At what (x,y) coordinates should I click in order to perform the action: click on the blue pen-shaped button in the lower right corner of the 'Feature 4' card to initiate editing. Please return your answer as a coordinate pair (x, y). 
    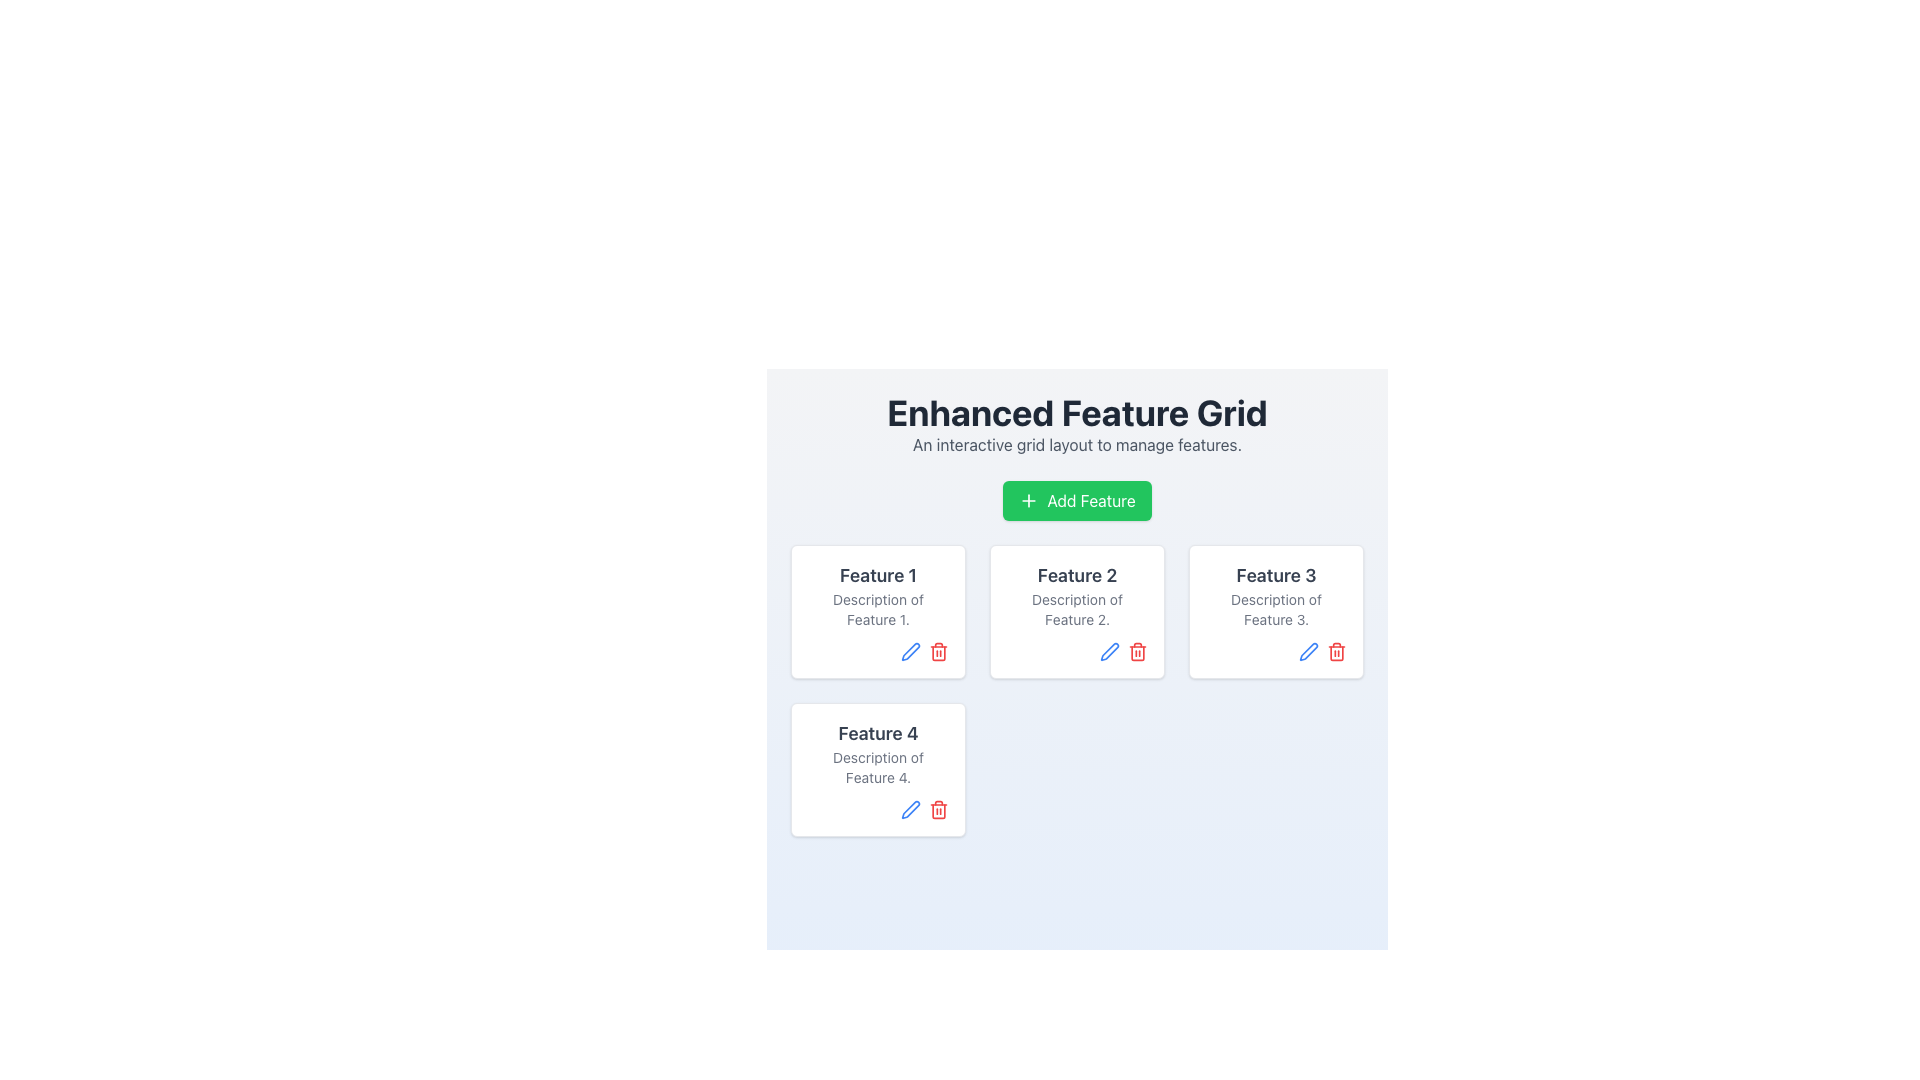
    Looking at the image, I should click on (910, 810).